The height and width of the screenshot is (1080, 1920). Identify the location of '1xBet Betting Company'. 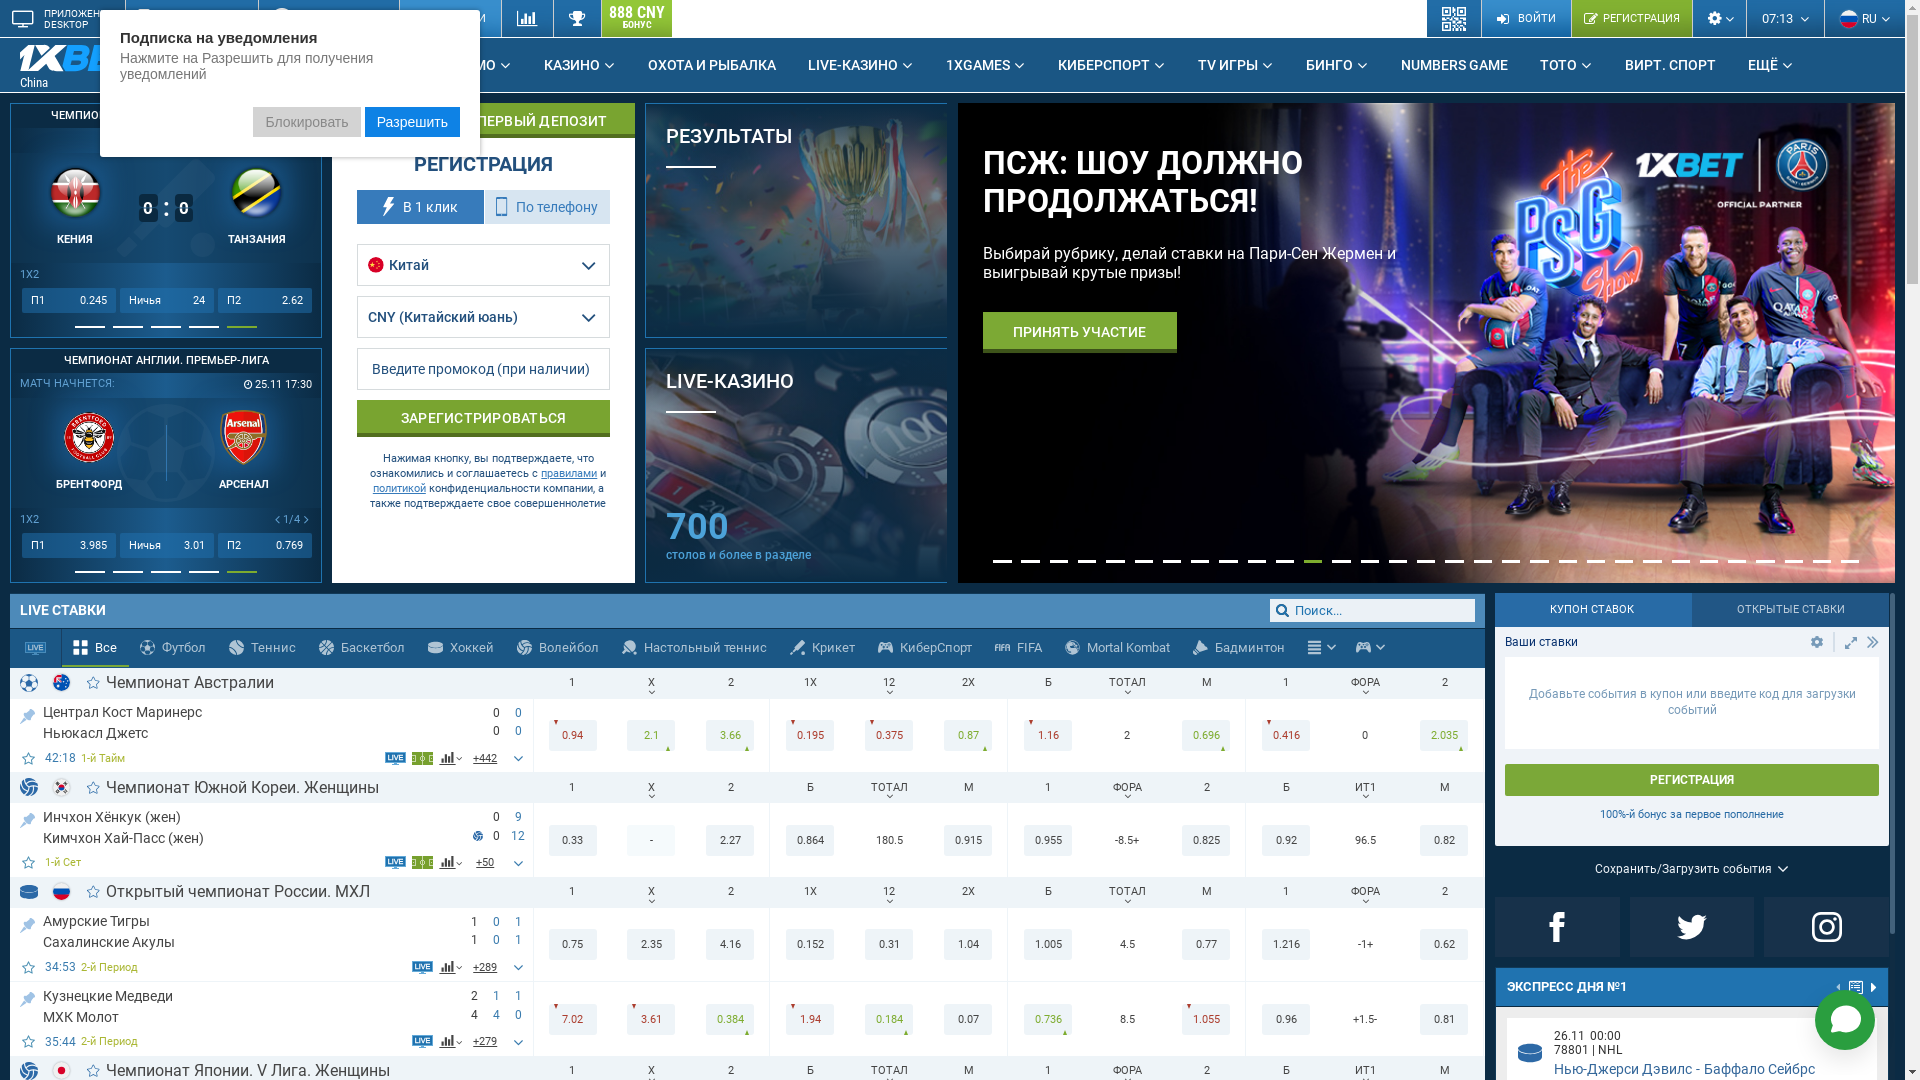
(80, 56).